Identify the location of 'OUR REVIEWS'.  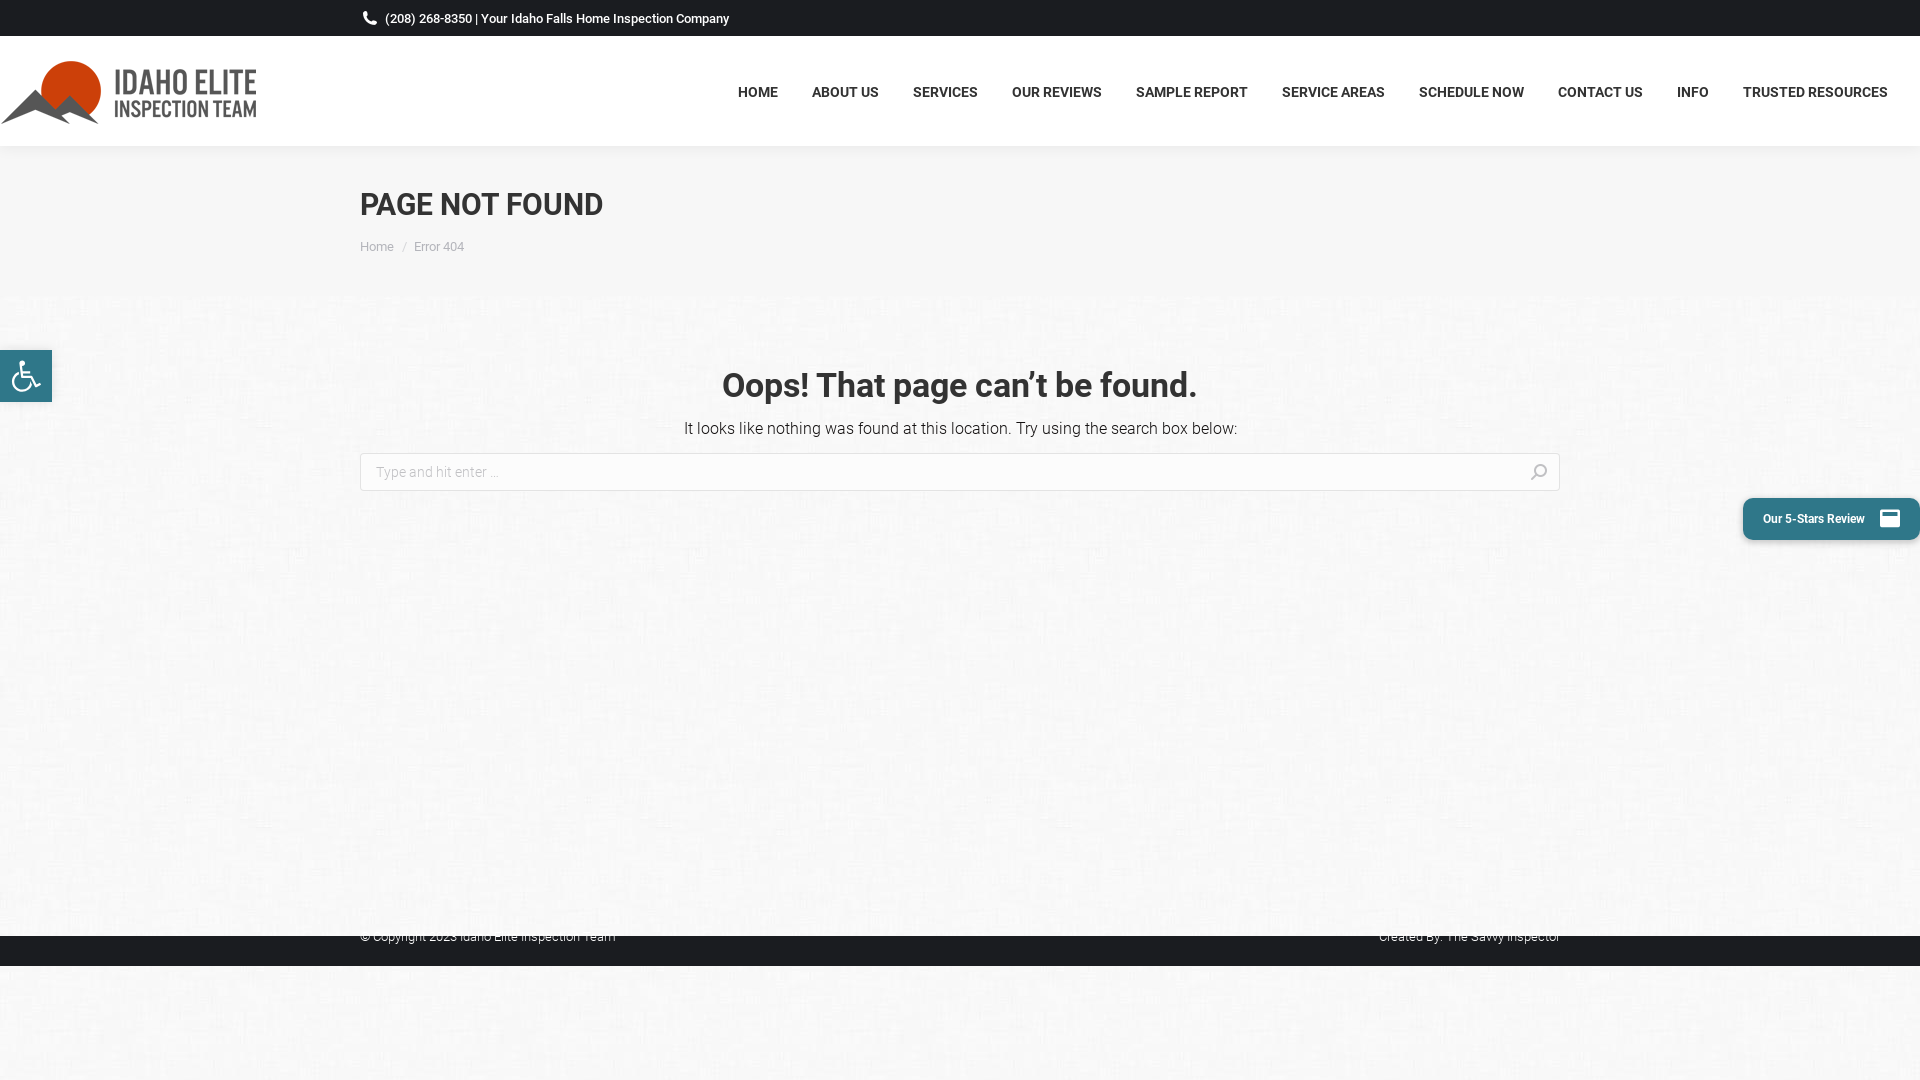
(1055, 91).